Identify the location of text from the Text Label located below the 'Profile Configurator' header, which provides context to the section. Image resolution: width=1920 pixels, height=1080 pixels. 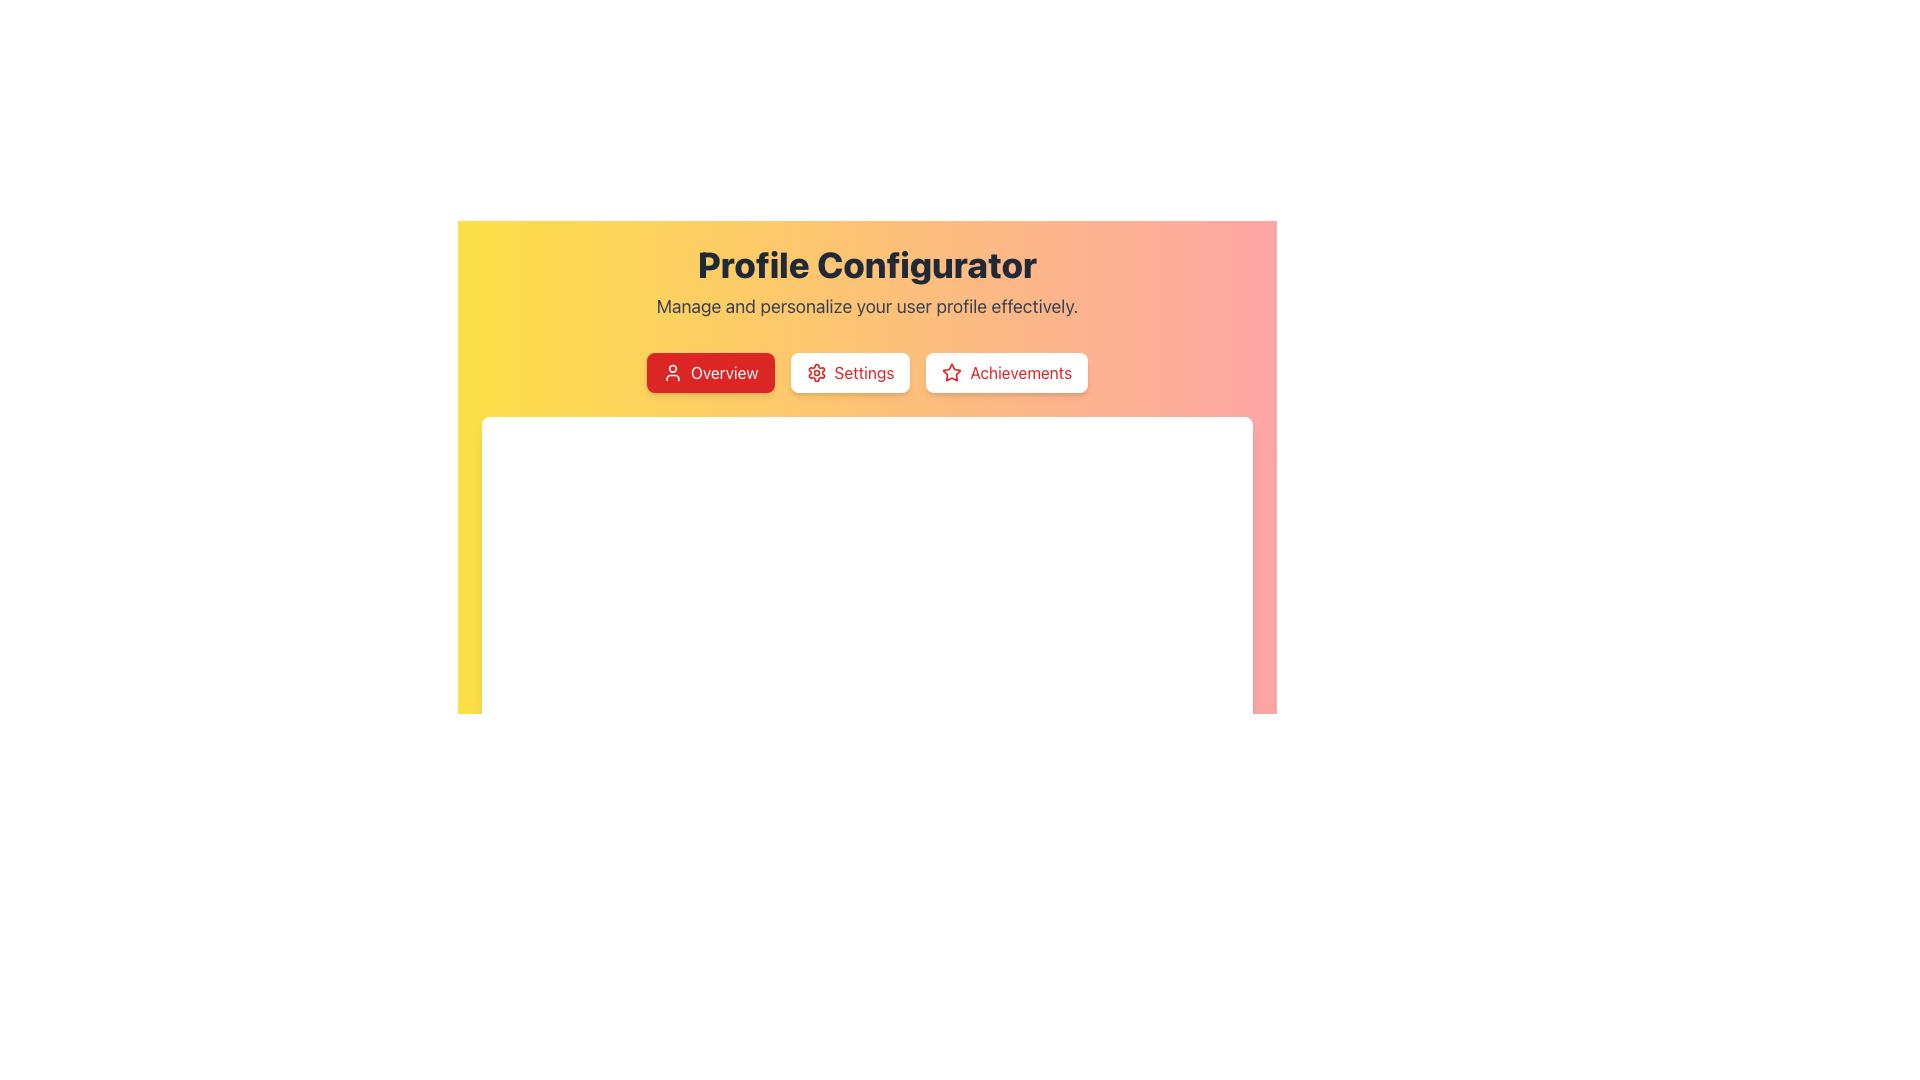
(867, 307).